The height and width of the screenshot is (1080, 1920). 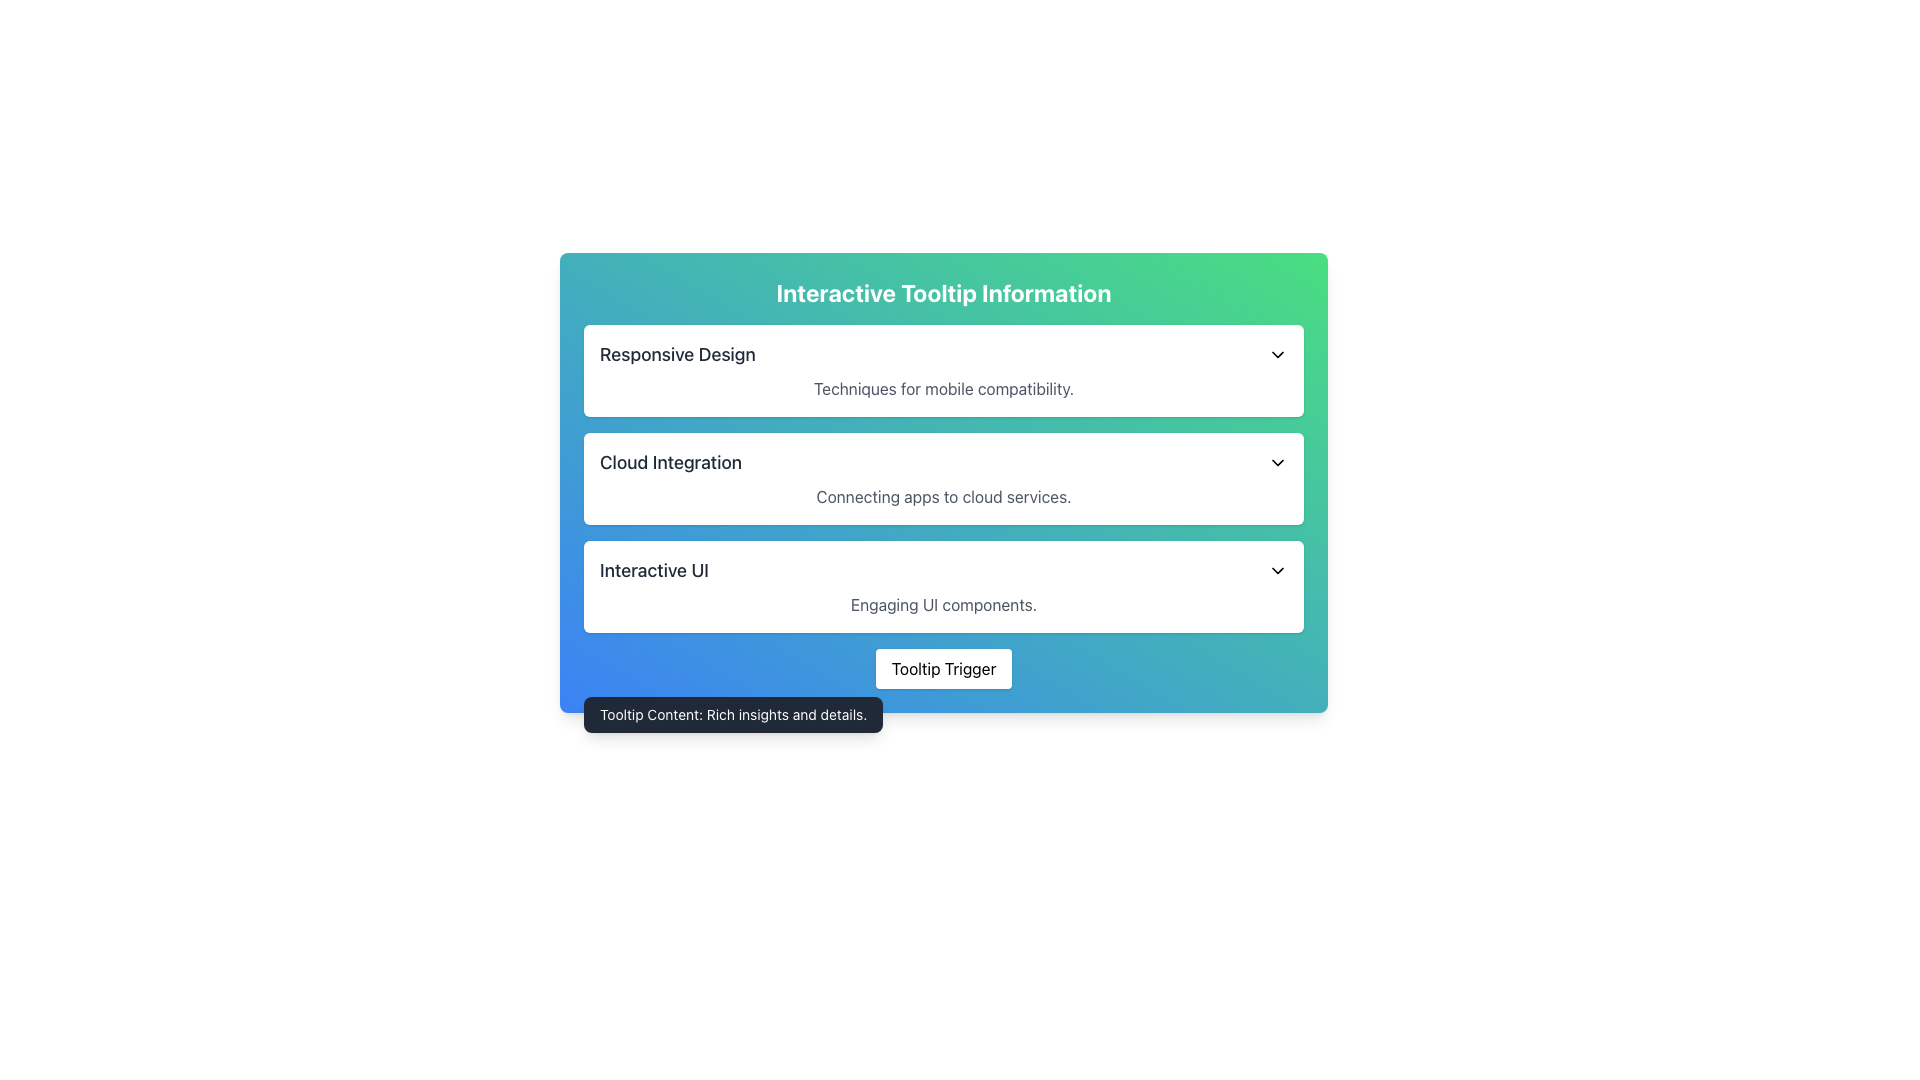 What do you see at coordinates (677, 353) in the screenshot?
I see `the text label displaying 'Responsive Design' in bold, large dark gray font` at bounding box center [677, 353].